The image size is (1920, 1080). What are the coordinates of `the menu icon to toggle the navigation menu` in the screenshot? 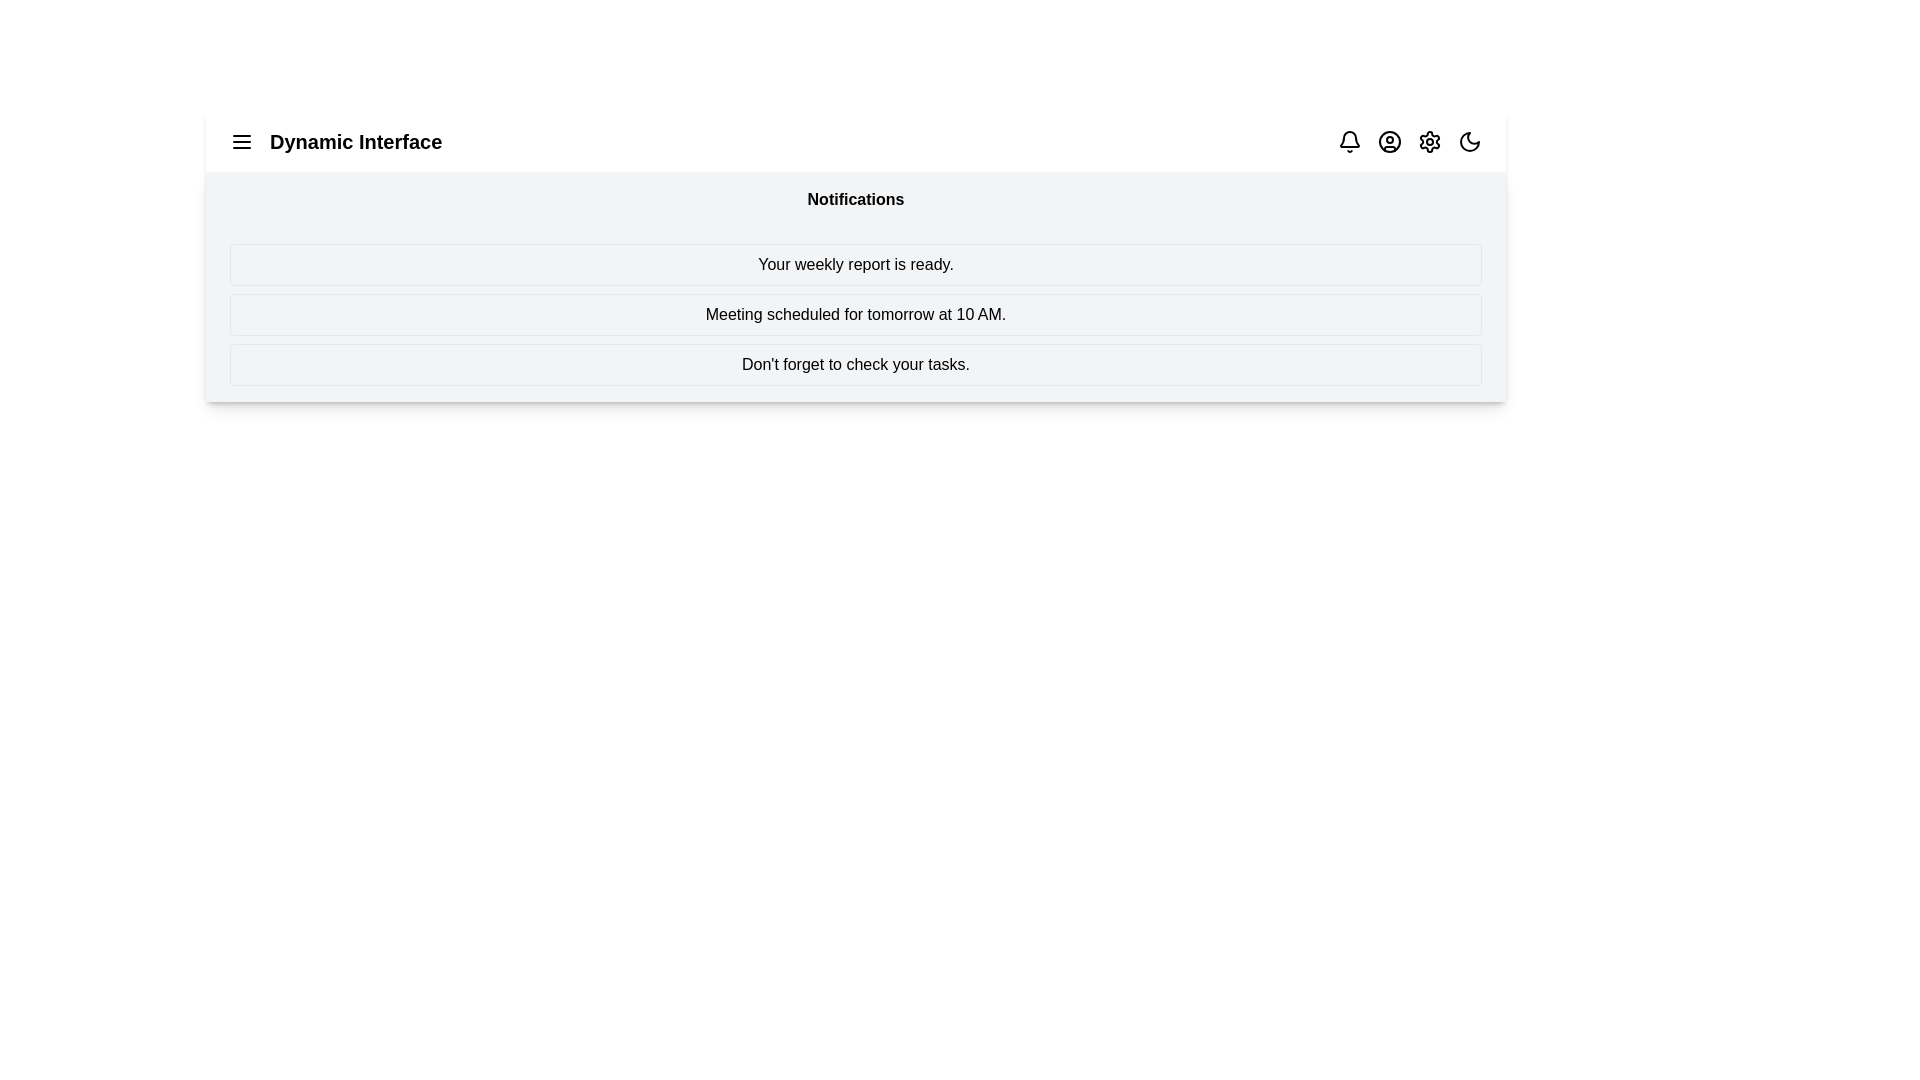 It's located at (240, 141).